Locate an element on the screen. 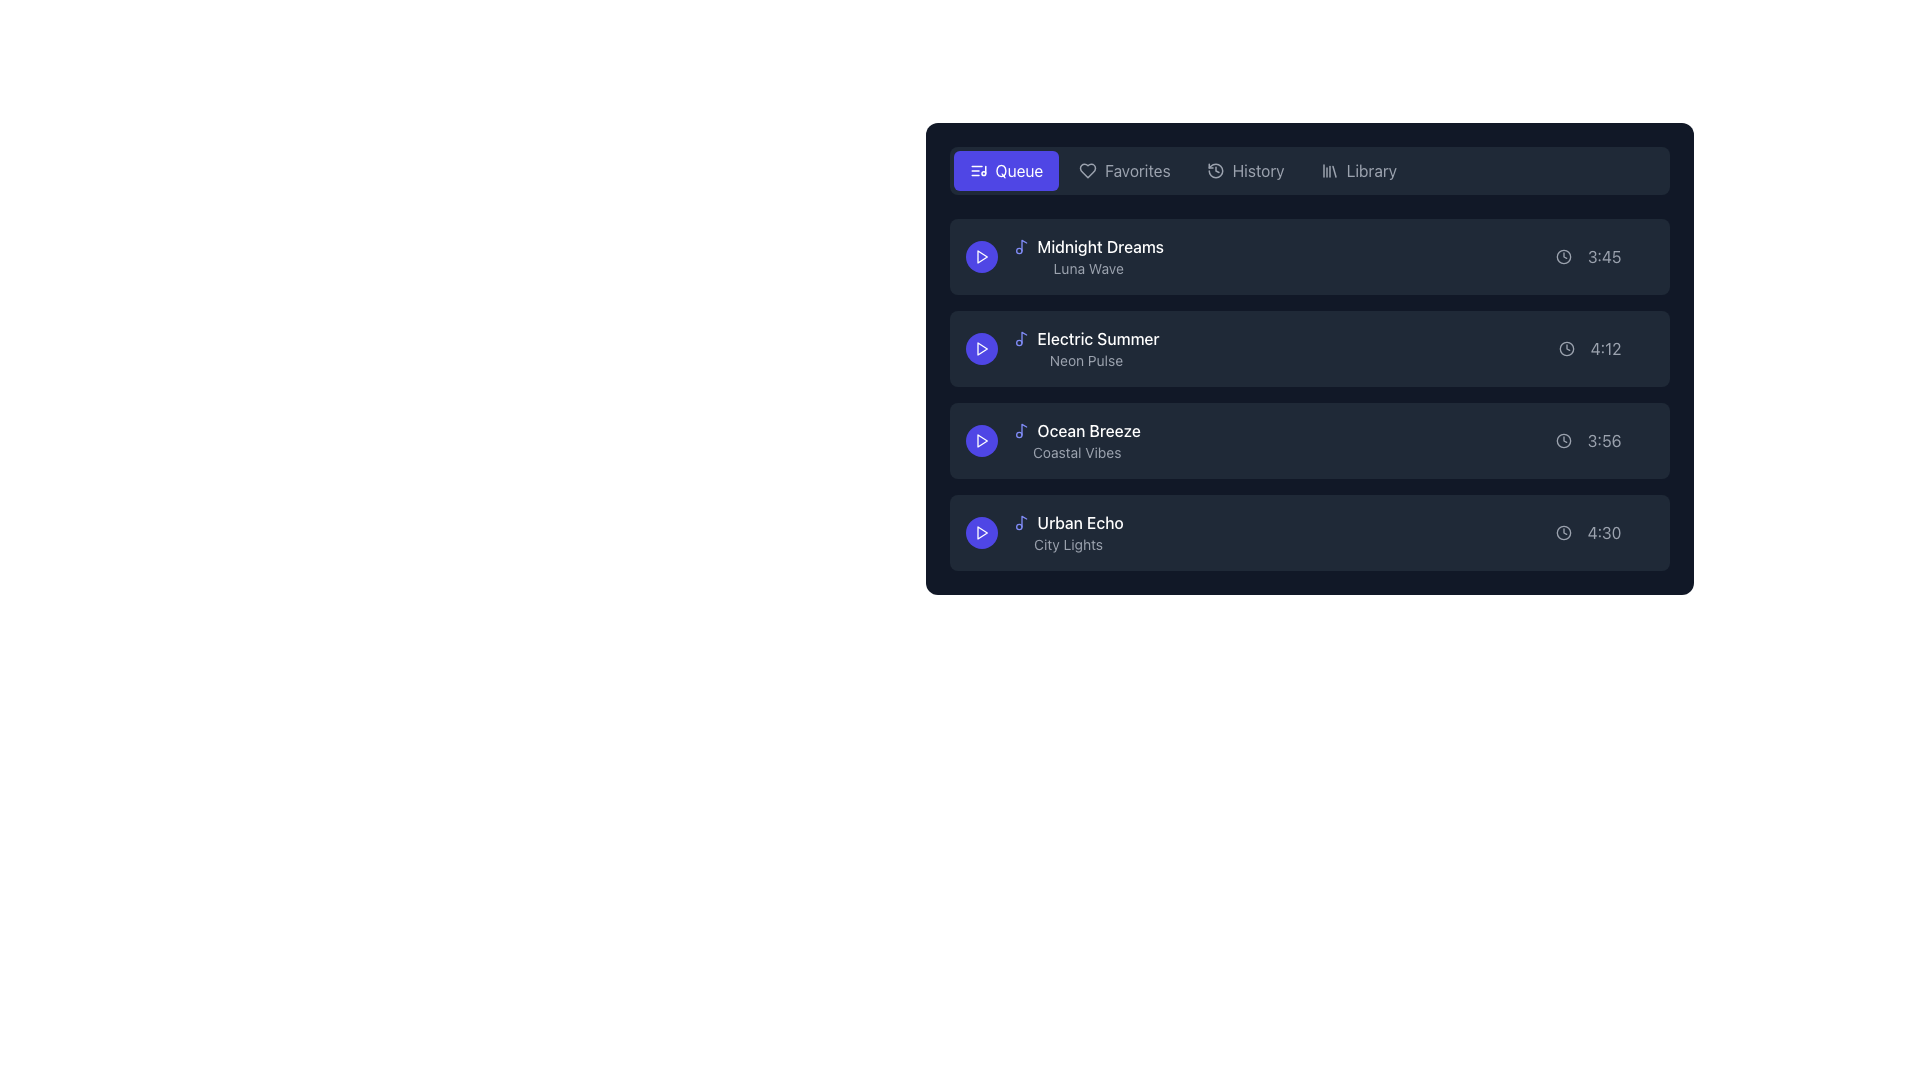 The height and width of the screenshot is (1080, 1920). the icon representing the time in the first row of the list, located to the right of the text '3:45' is located at coordinates (1562, 256).